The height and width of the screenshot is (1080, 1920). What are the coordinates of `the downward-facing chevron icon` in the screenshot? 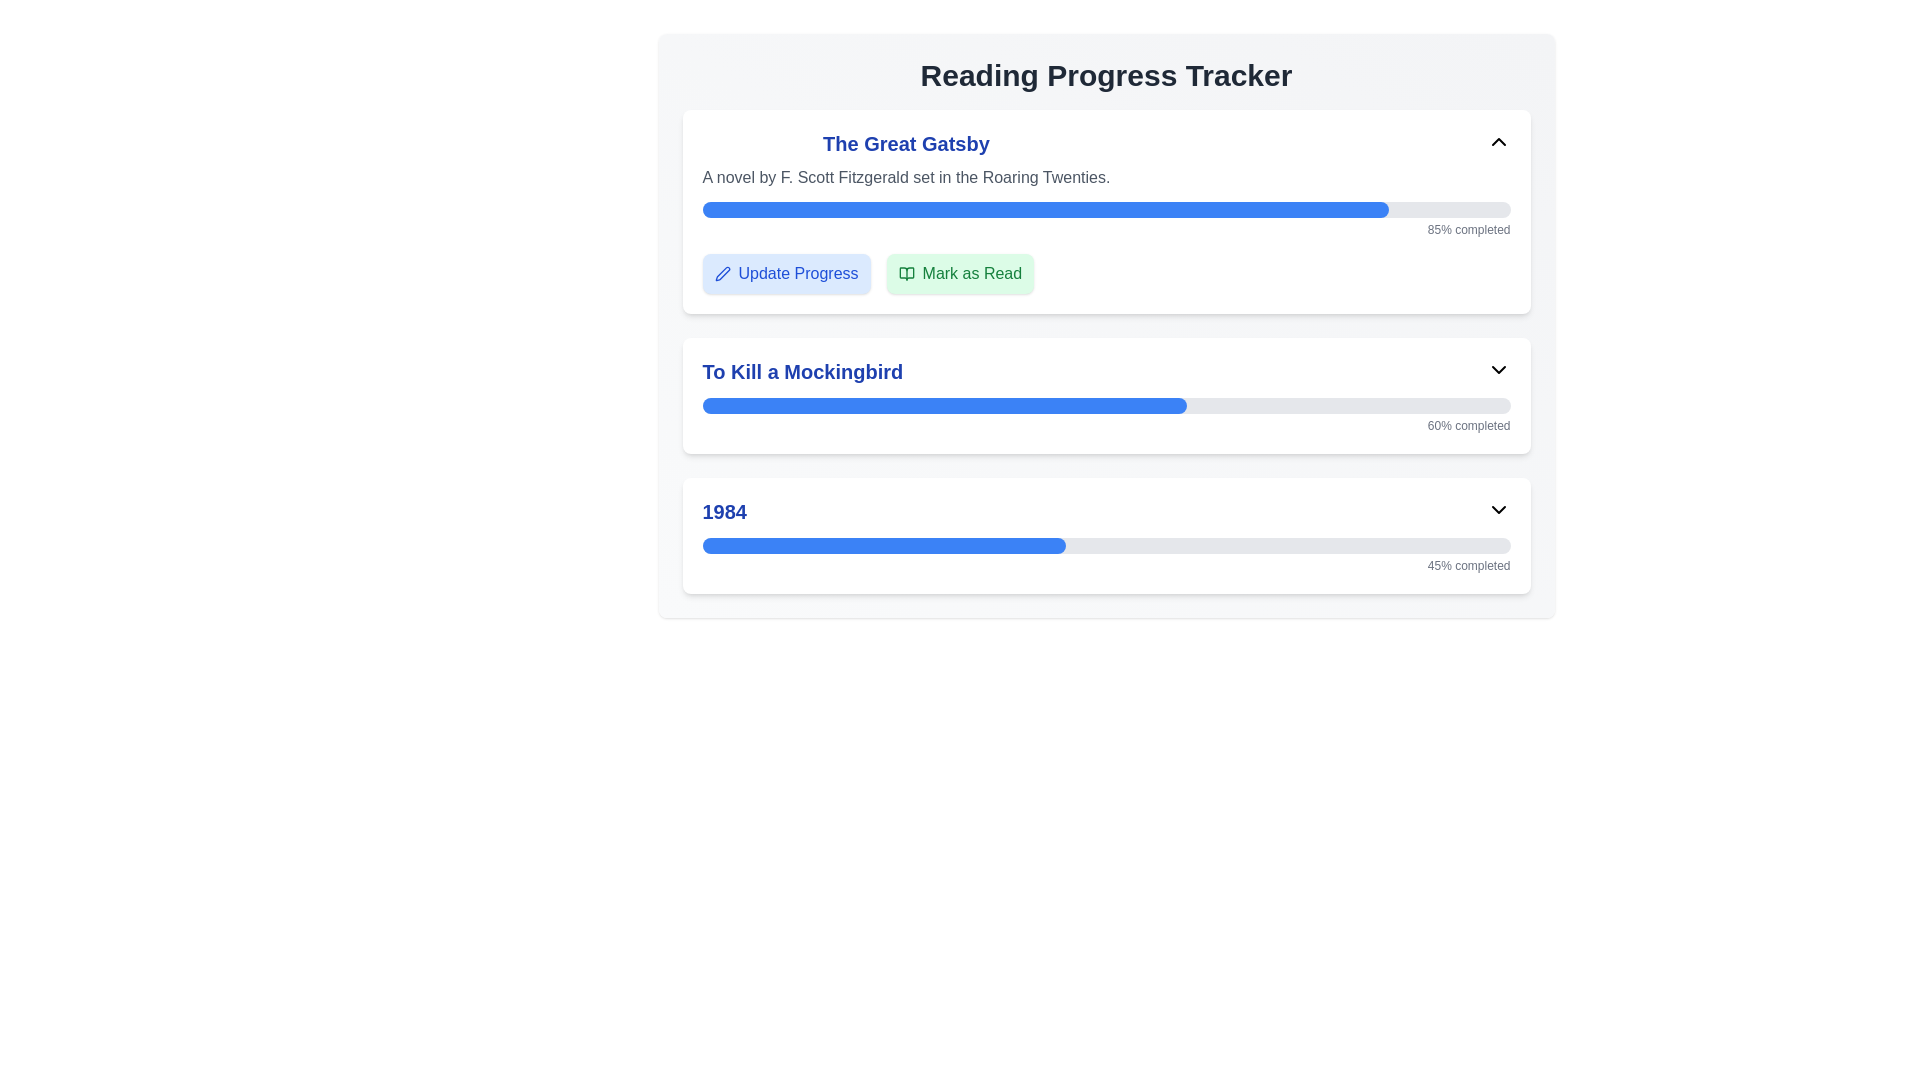 It's located at (1498, 508).